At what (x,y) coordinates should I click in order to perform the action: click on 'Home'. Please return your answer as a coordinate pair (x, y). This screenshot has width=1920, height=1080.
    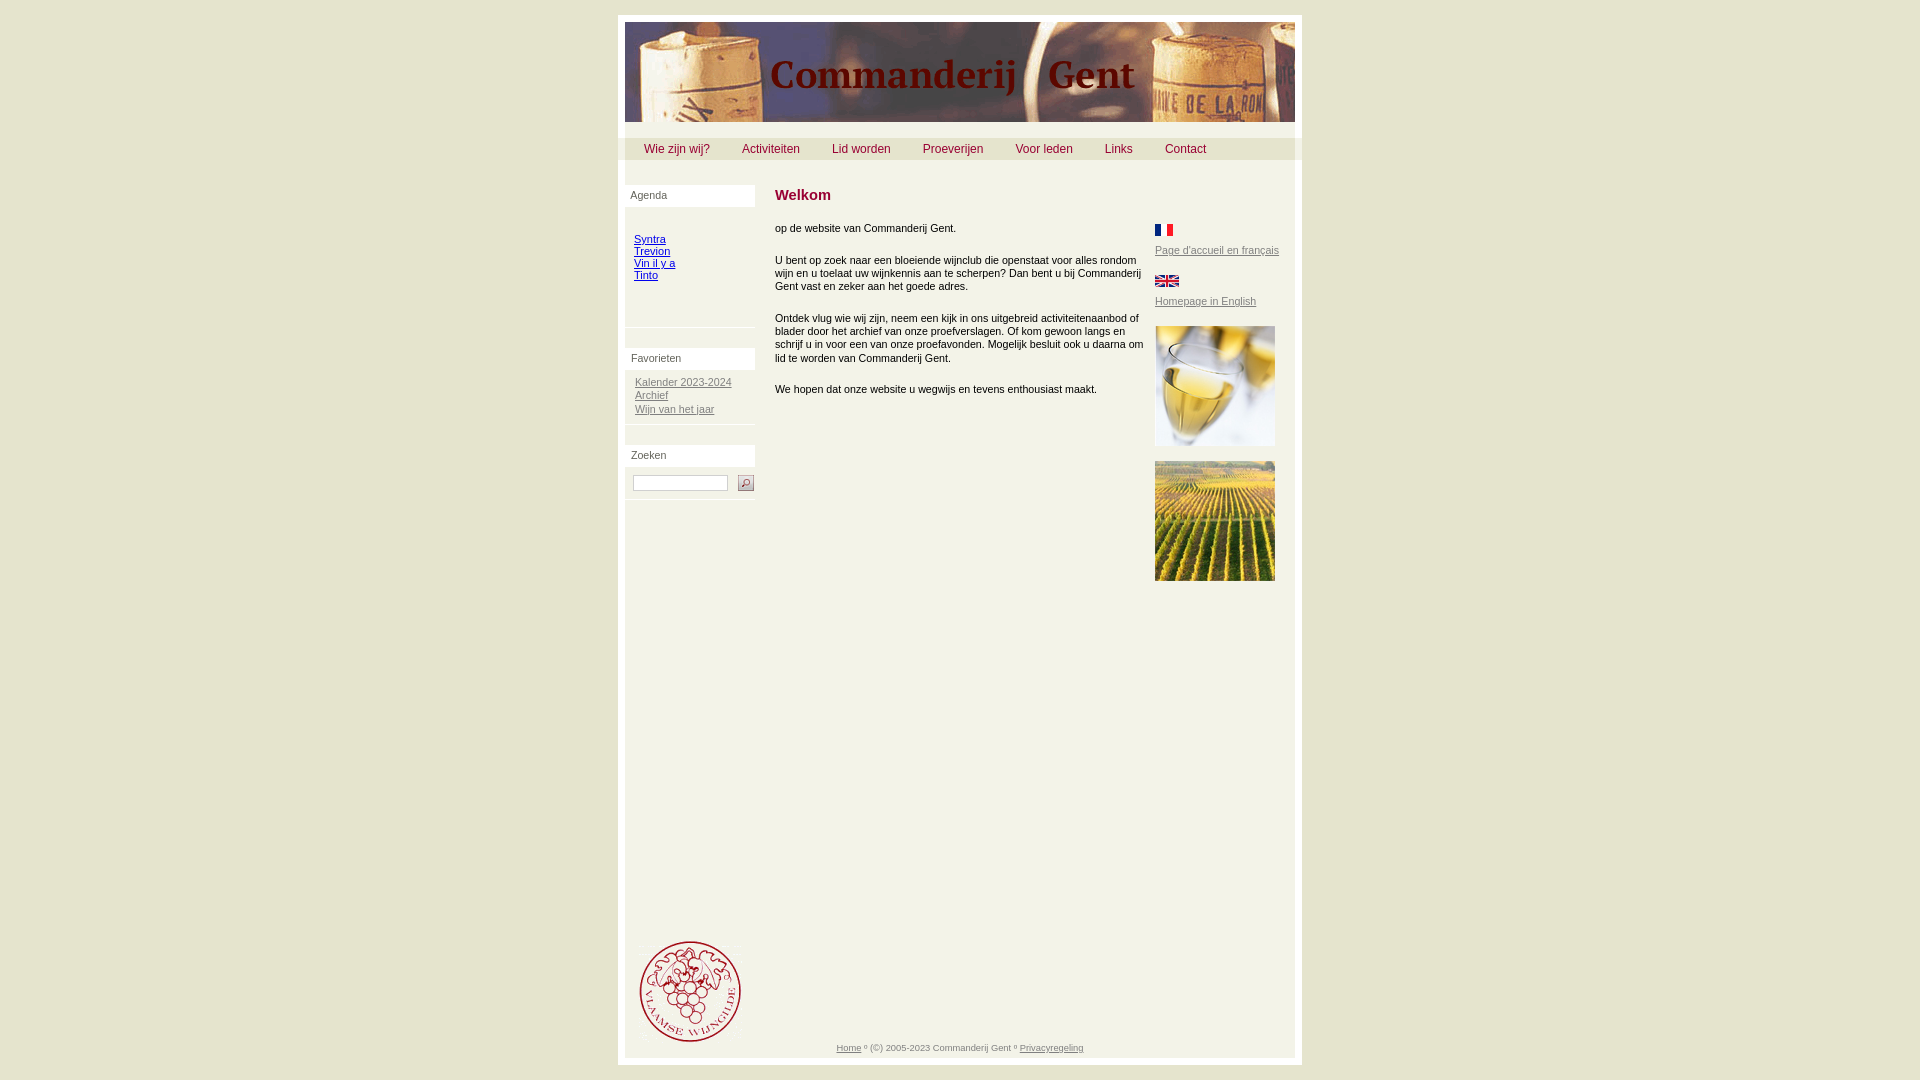
    Looking at the image, I should click on (848, 1047).